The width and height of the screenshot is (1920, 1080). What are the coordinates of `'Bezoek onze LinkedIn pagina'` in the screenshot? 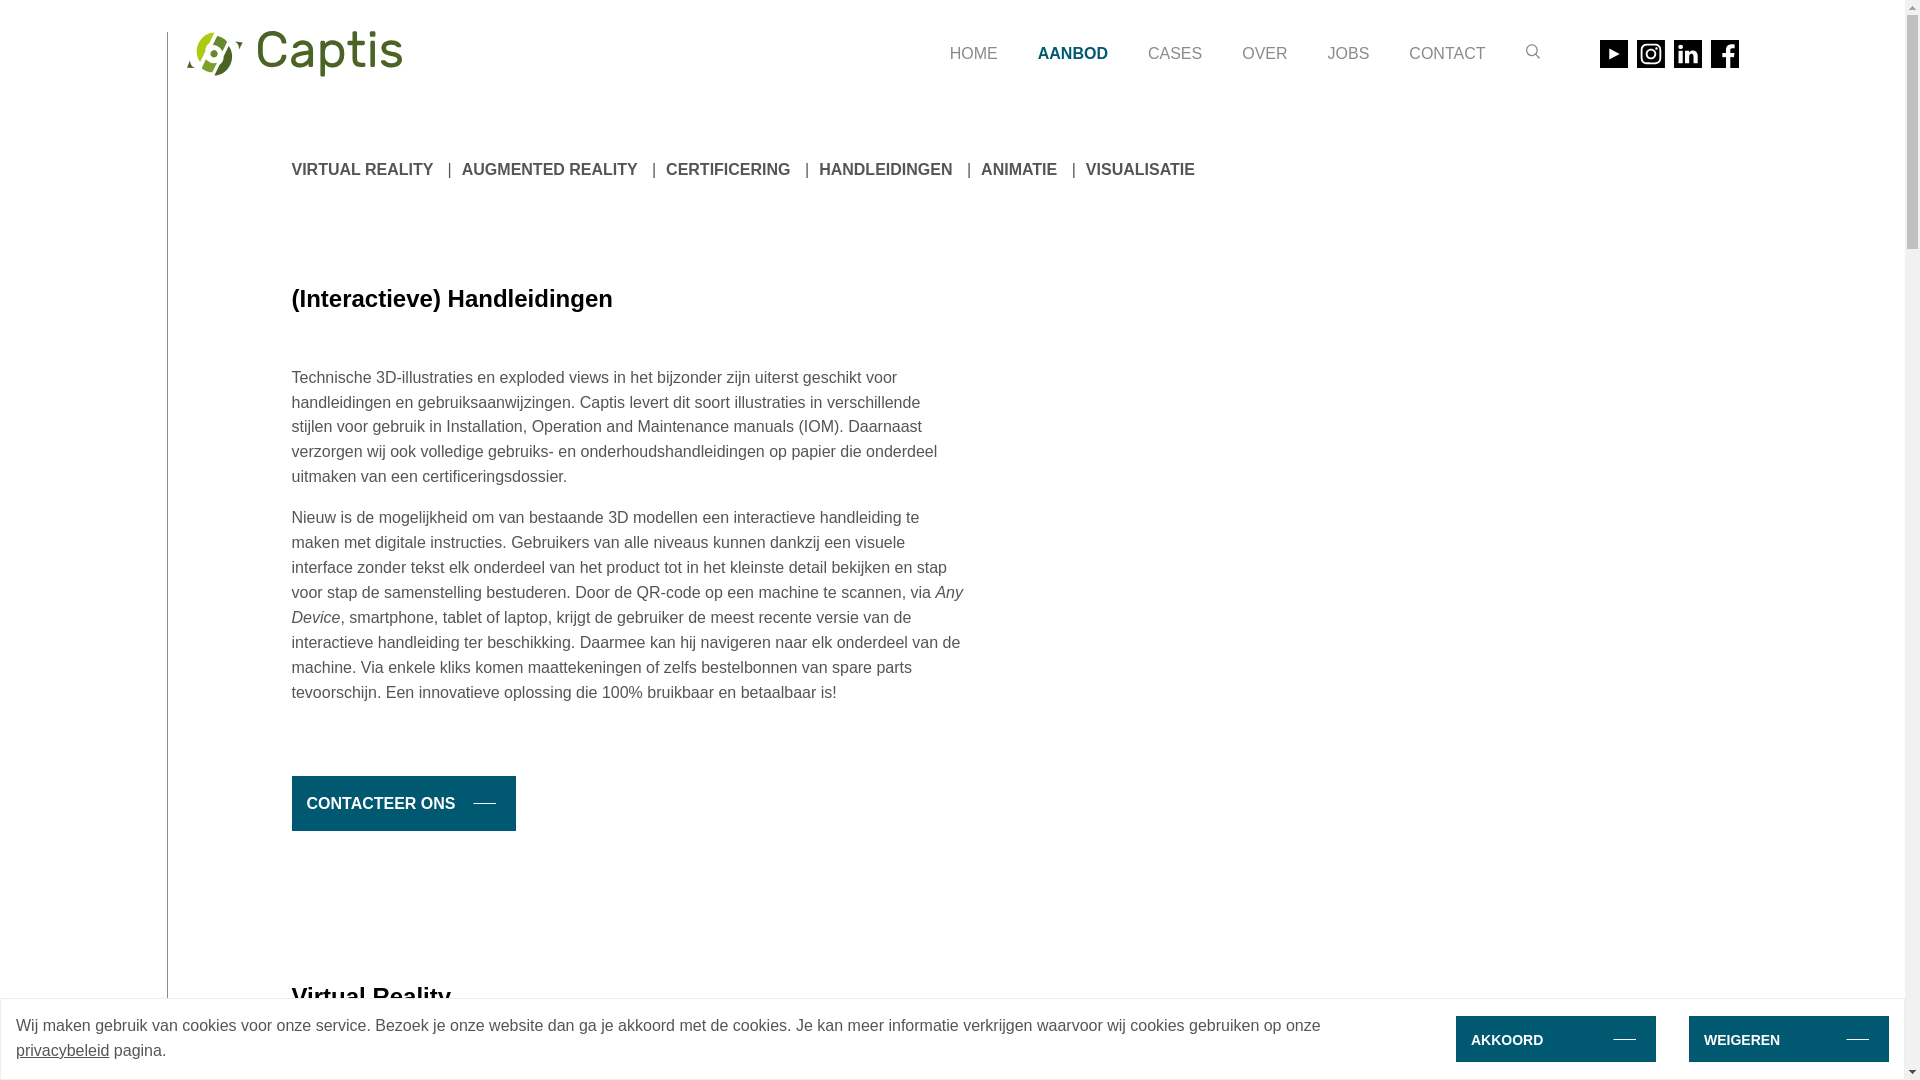 It's located at (1687, 53).